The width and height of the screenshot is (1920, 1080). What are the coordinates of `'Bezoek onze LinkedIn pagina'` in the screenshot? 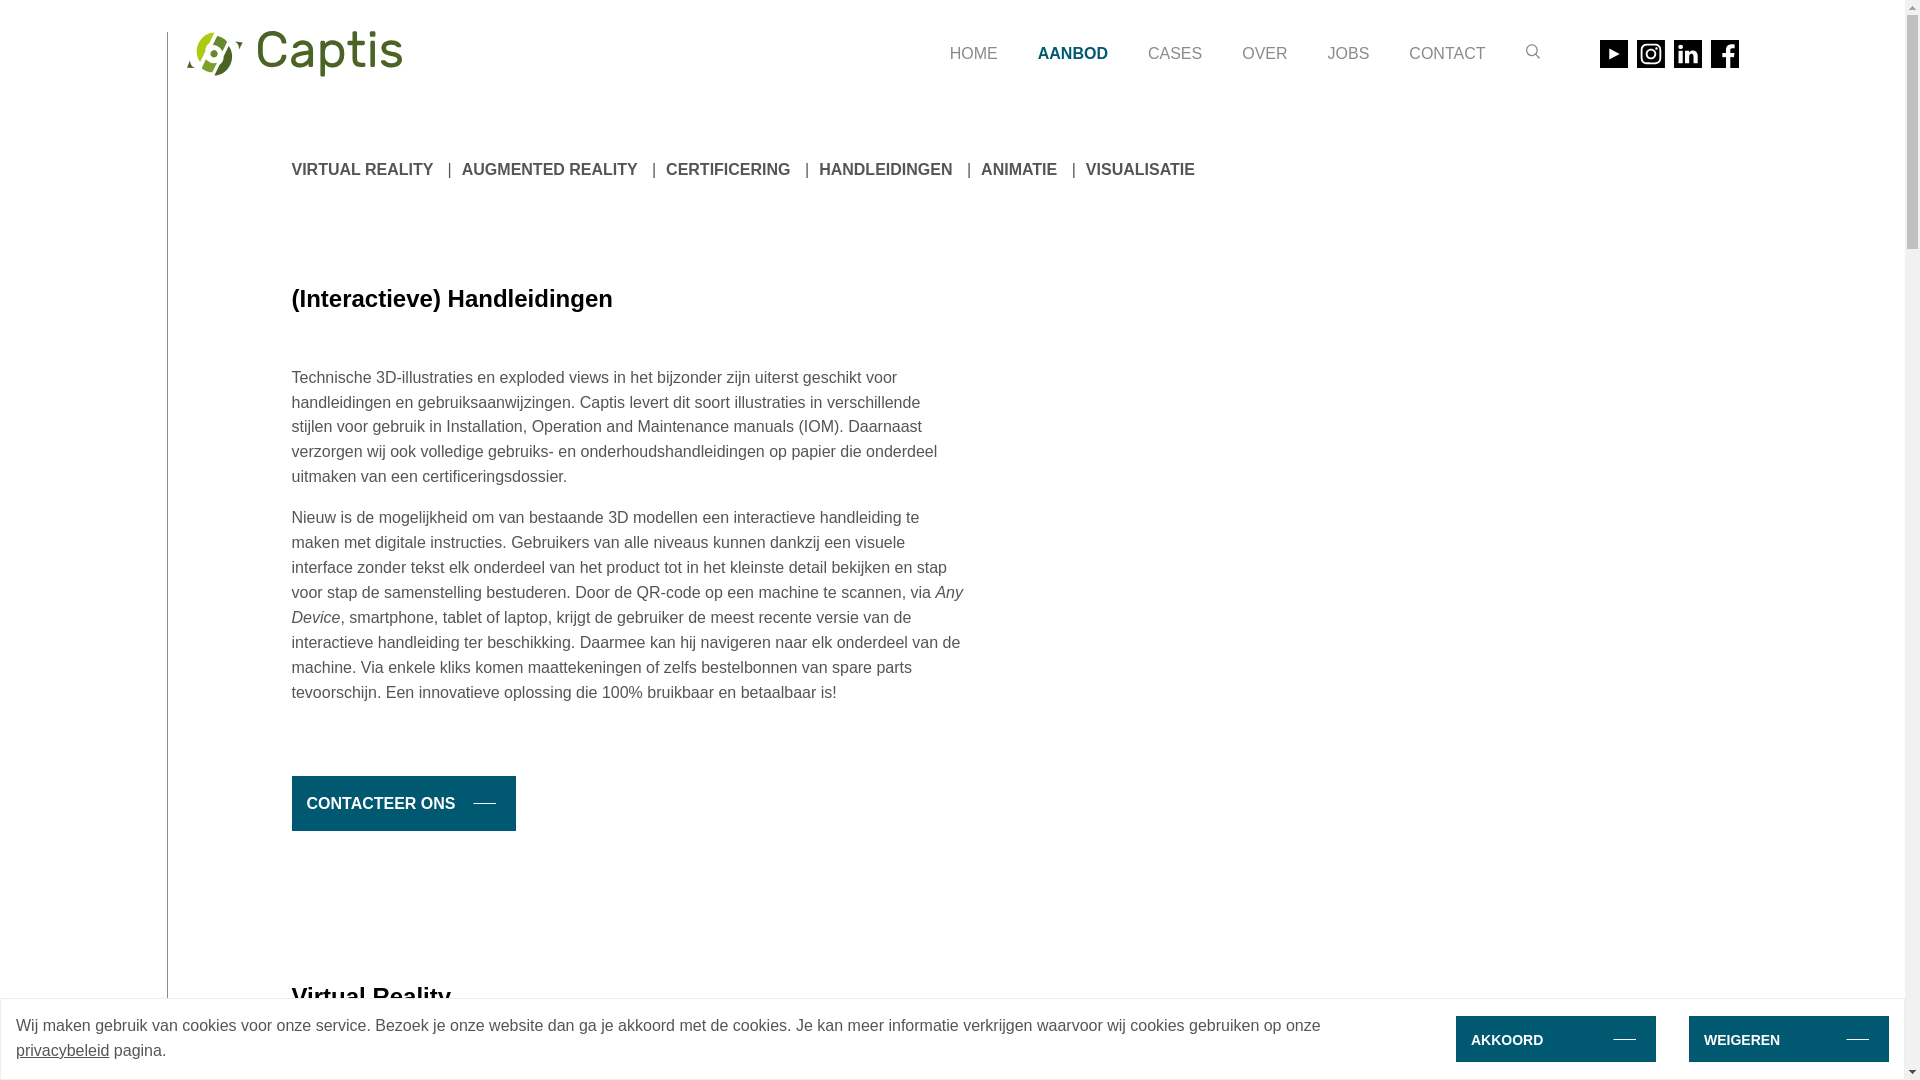 It's located at (1687, 53).